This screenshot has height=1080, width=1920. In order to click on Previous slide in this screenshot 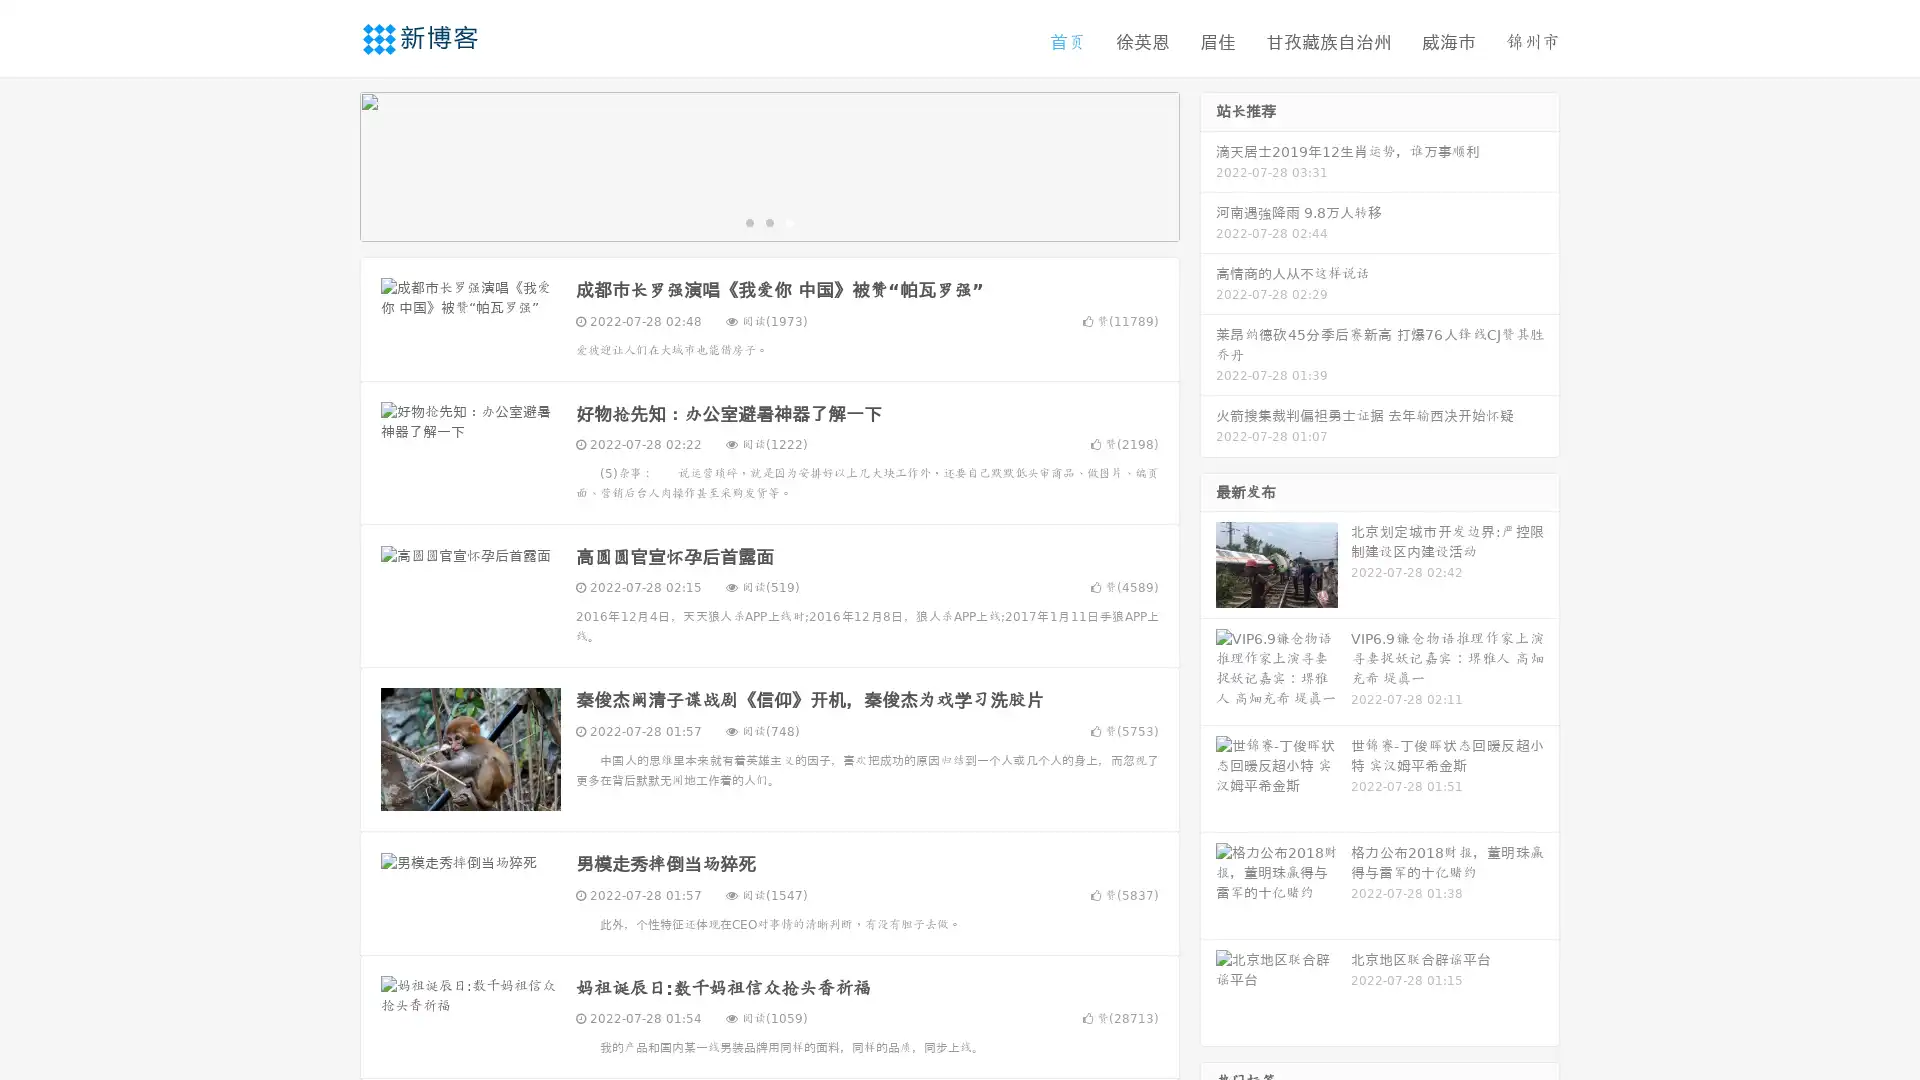, I will do `click(330, 168)`.